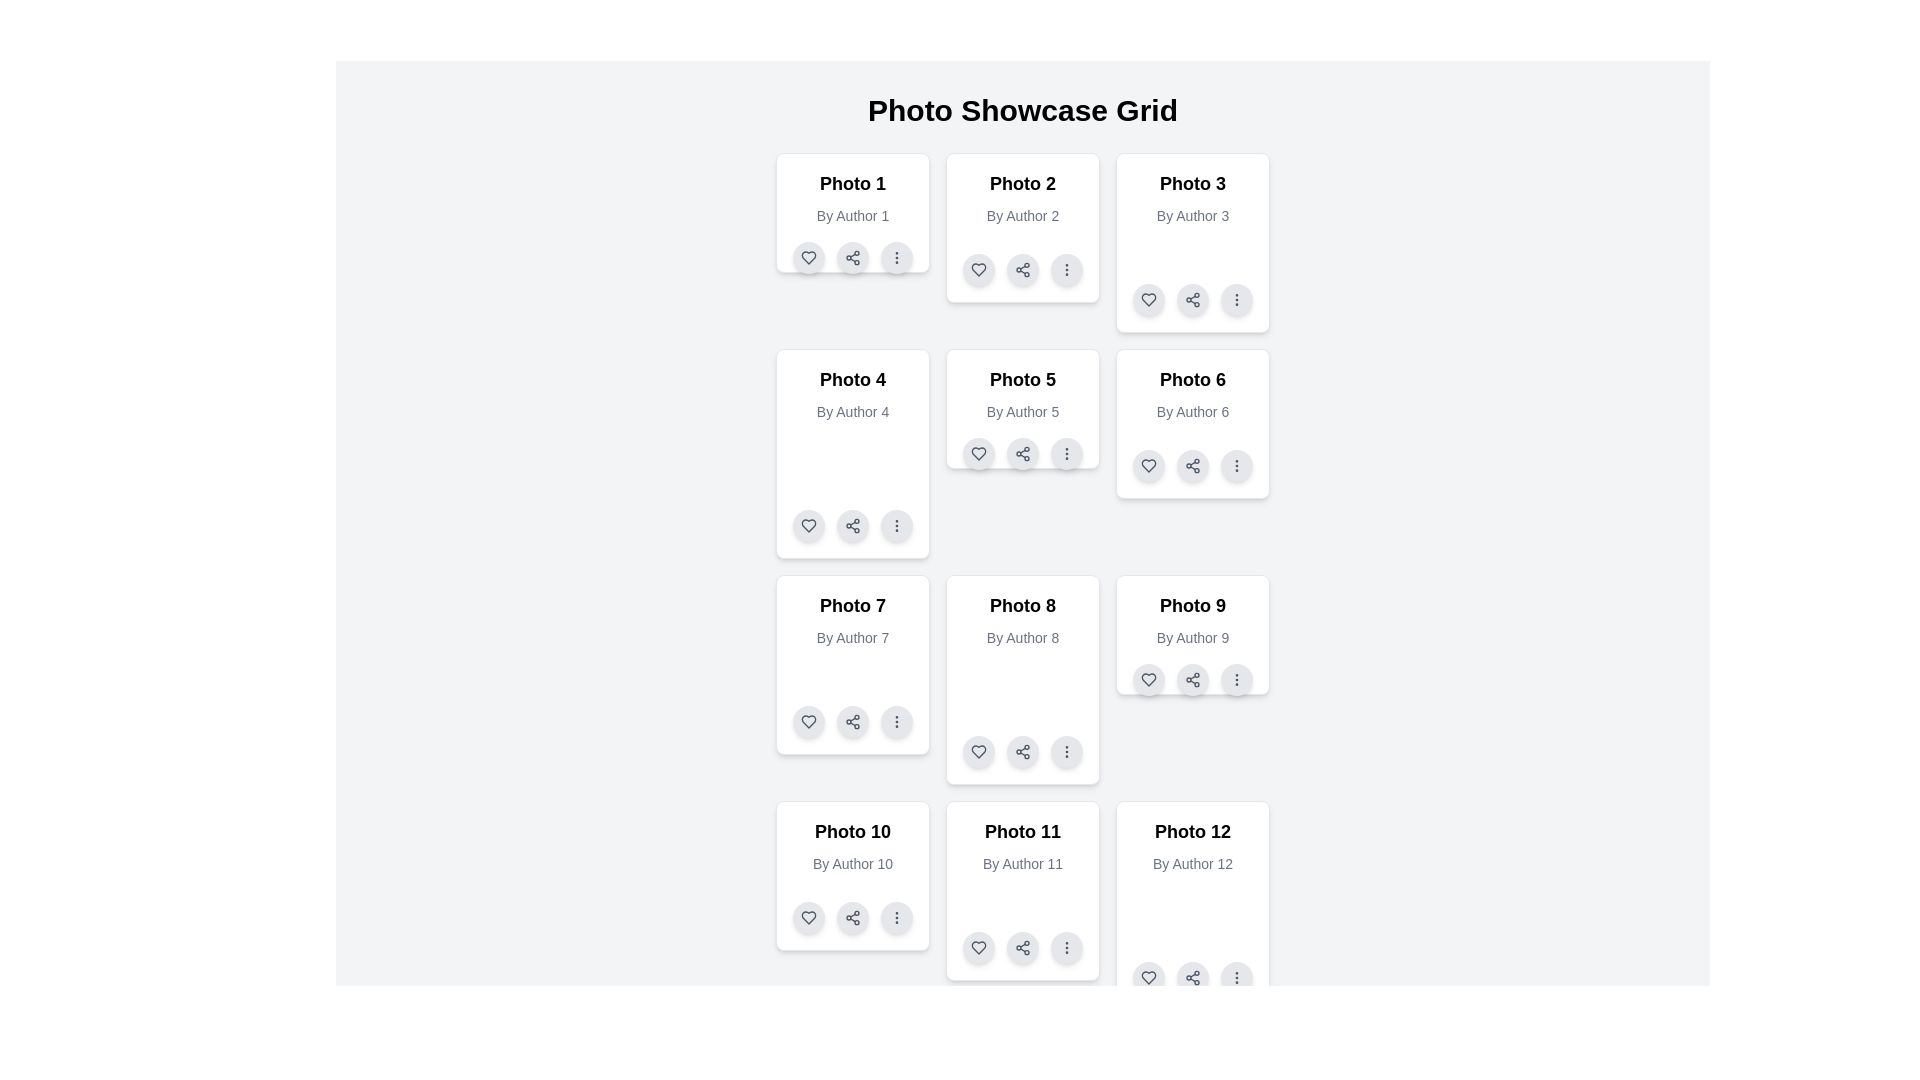 Image resolution: width=1920 pixels, height=1080 pixels. What do you see at coordinates (1236, 466) in the screenshot?
I see `the vertical ellipsis icon in the top-right corner of the 'Photo 6' card` at bounding box center [1236, 466].